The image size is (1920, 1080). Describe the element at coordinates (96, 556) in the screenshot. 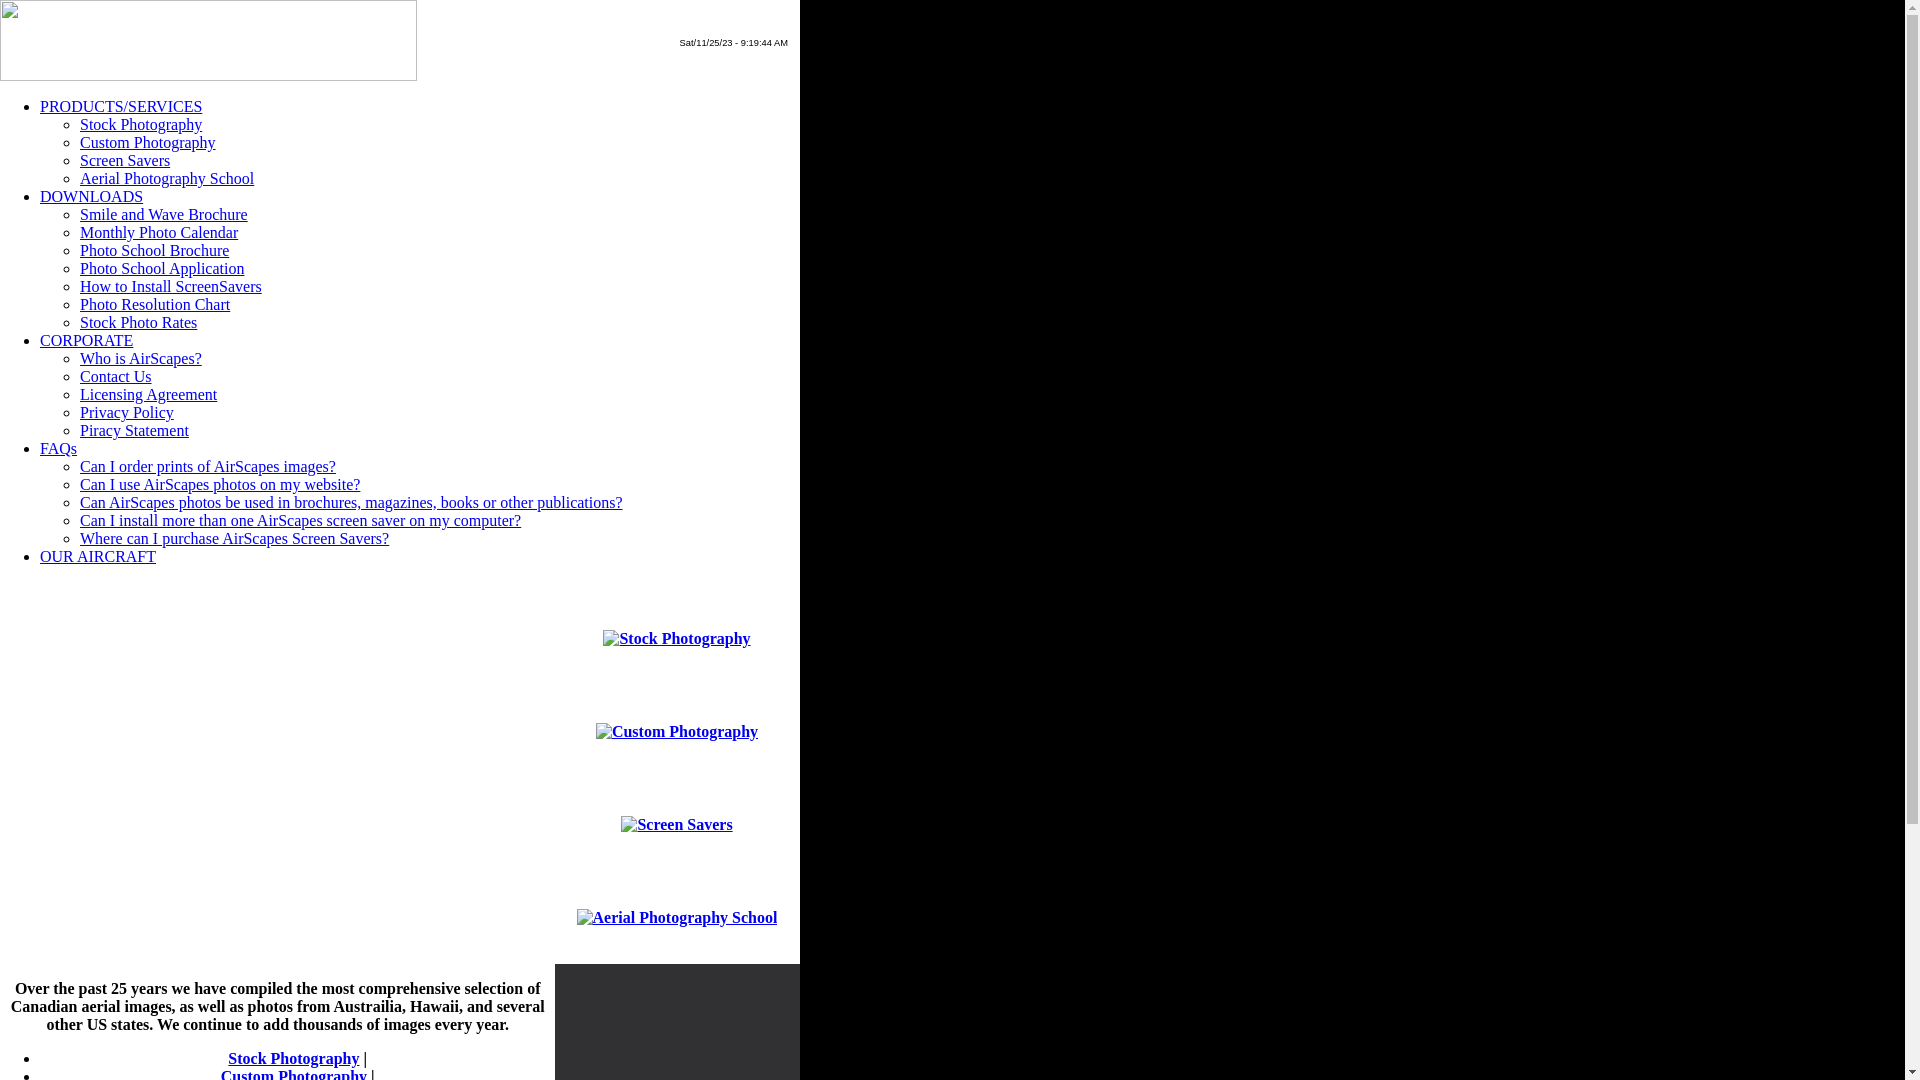

I see `'OUR AIRCRAFT'` at that location.